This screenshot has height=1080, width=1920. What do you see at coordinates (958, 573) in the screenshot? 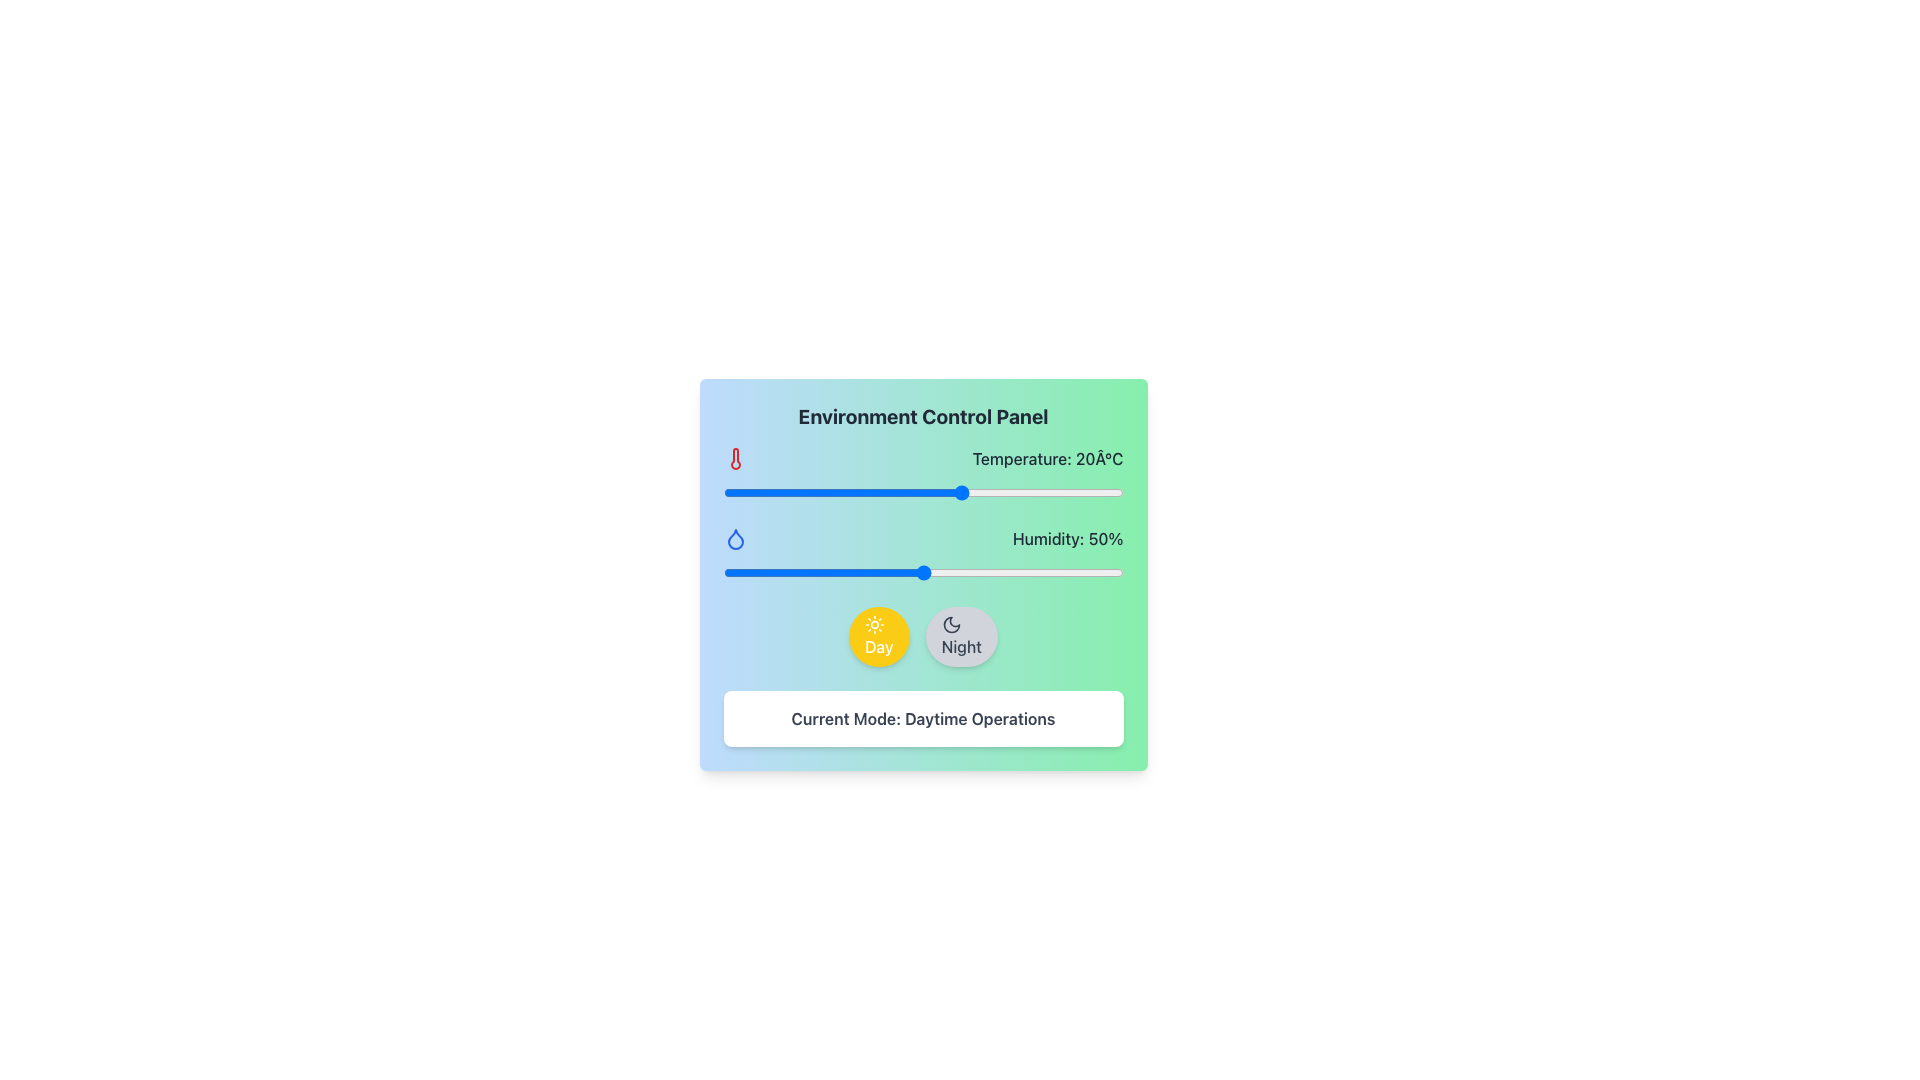
I see `the humidity` at bounding box center [958, 573].